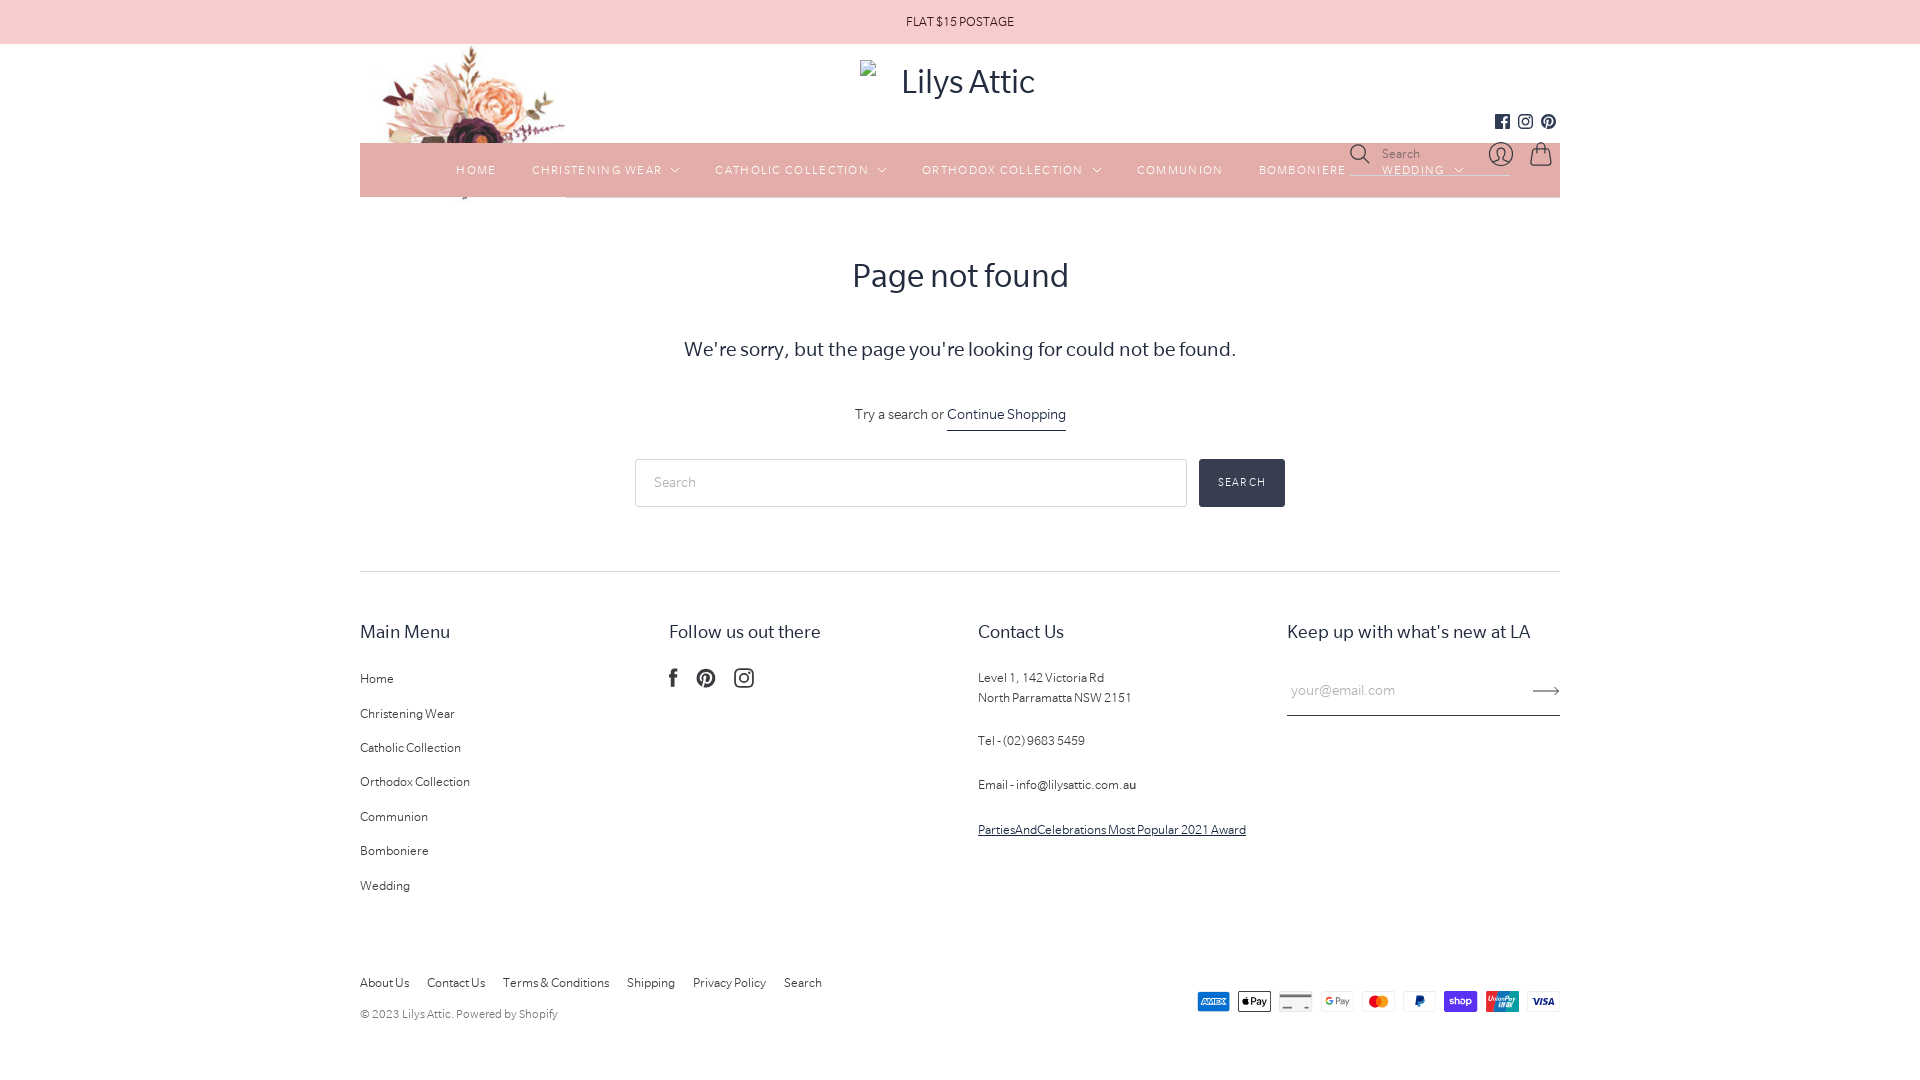  What do you see at coordinates (413, 780) in the screenshot?
I see `'Orthodox Collection'` at bounding box center [413, 780].